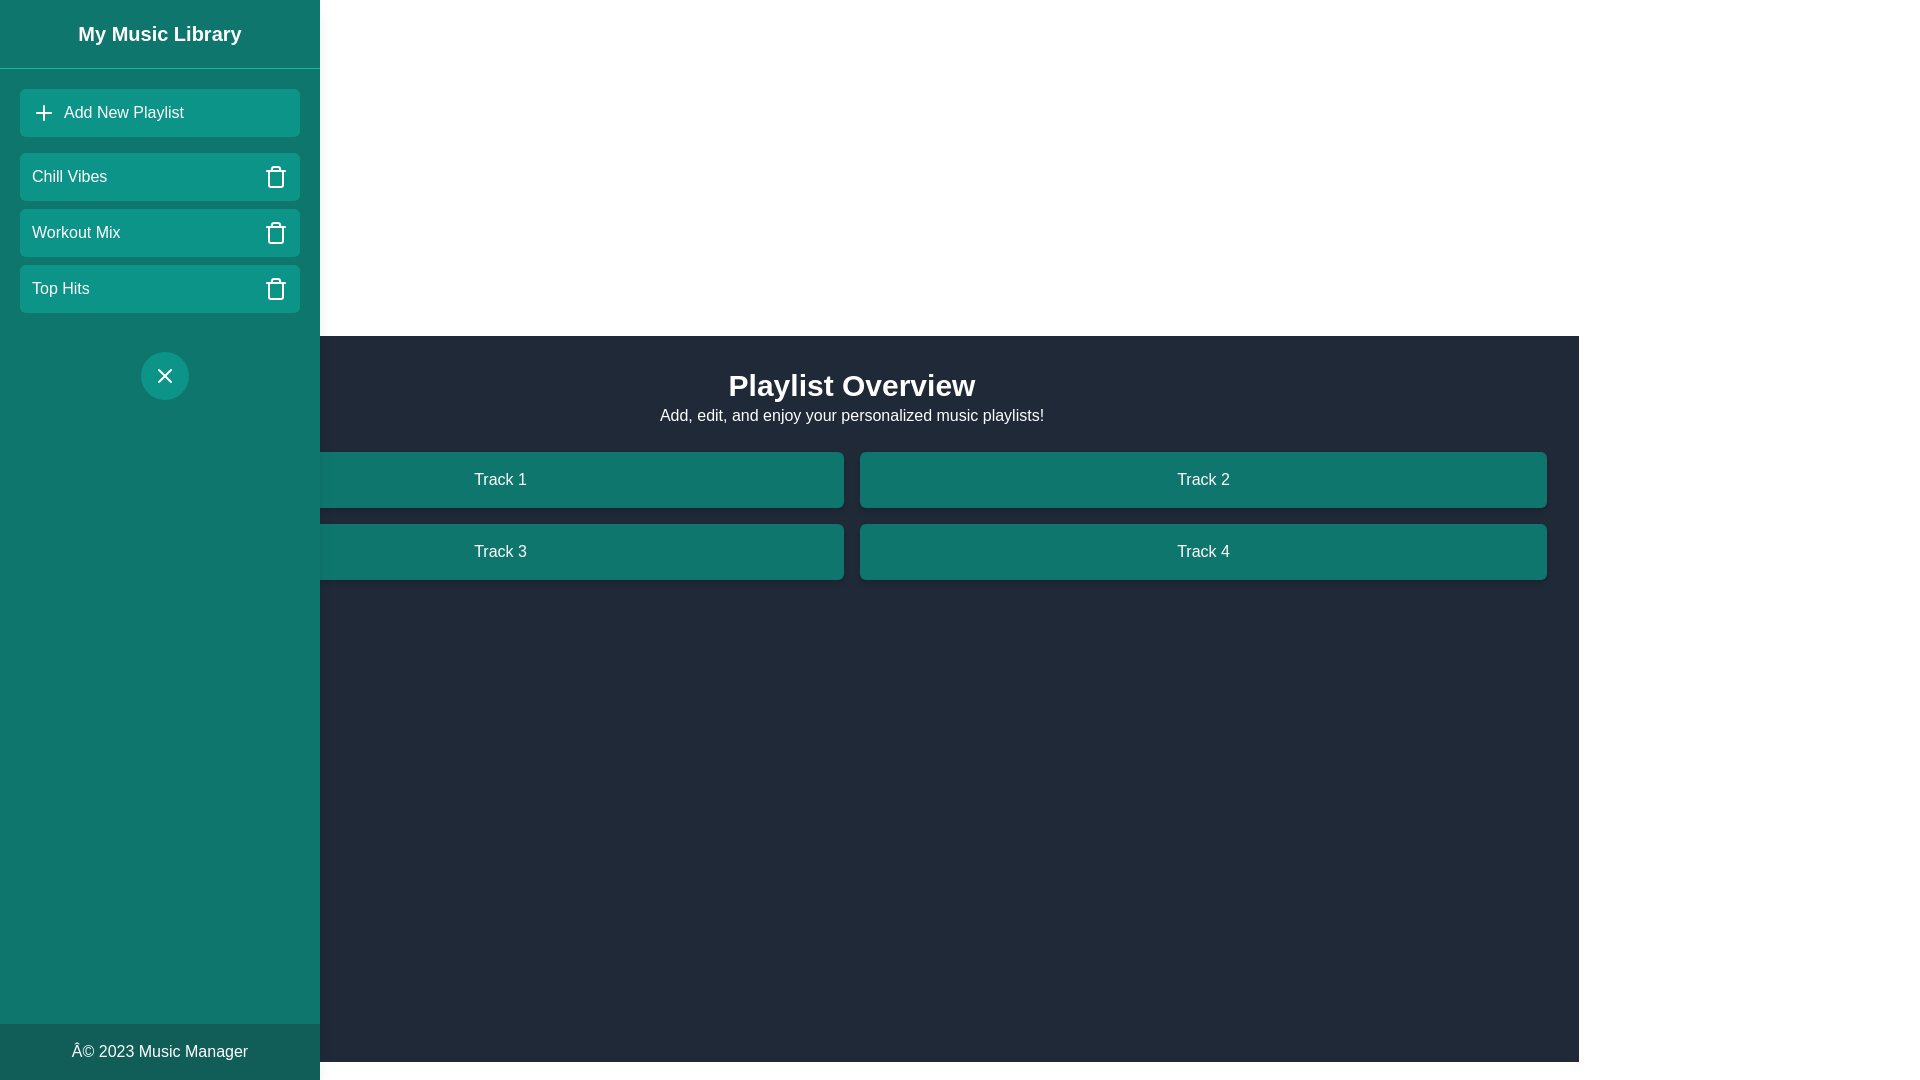  I want to click on the teal rectangular button labeled 'Add New Playlist' with rounded corners, located at the top of the vertical list in the left sidebar, so click(158, 112).